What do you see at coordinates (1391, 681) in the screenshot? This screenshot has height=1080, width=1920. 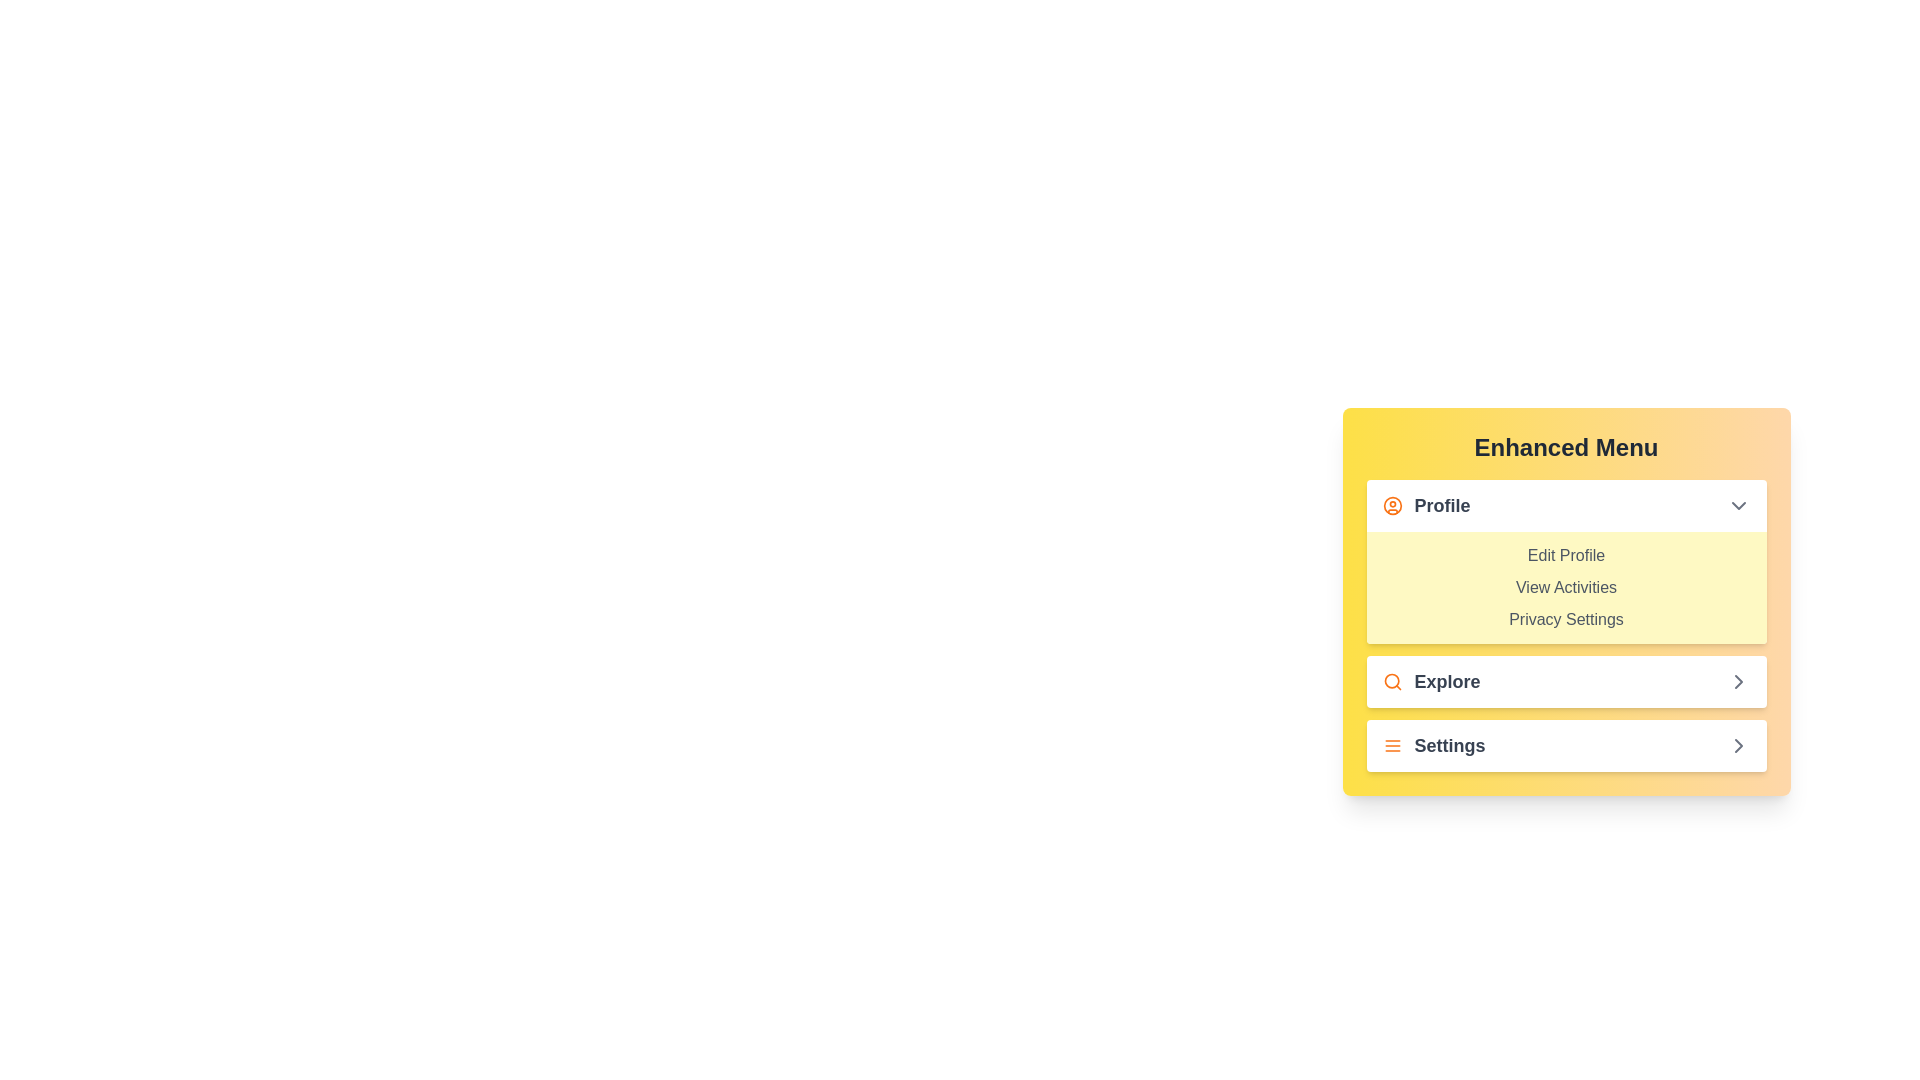 I see `the 'Explore' icon located to the left of the textual label 'Explore' in the menu` at bounding box center [1391, 681].